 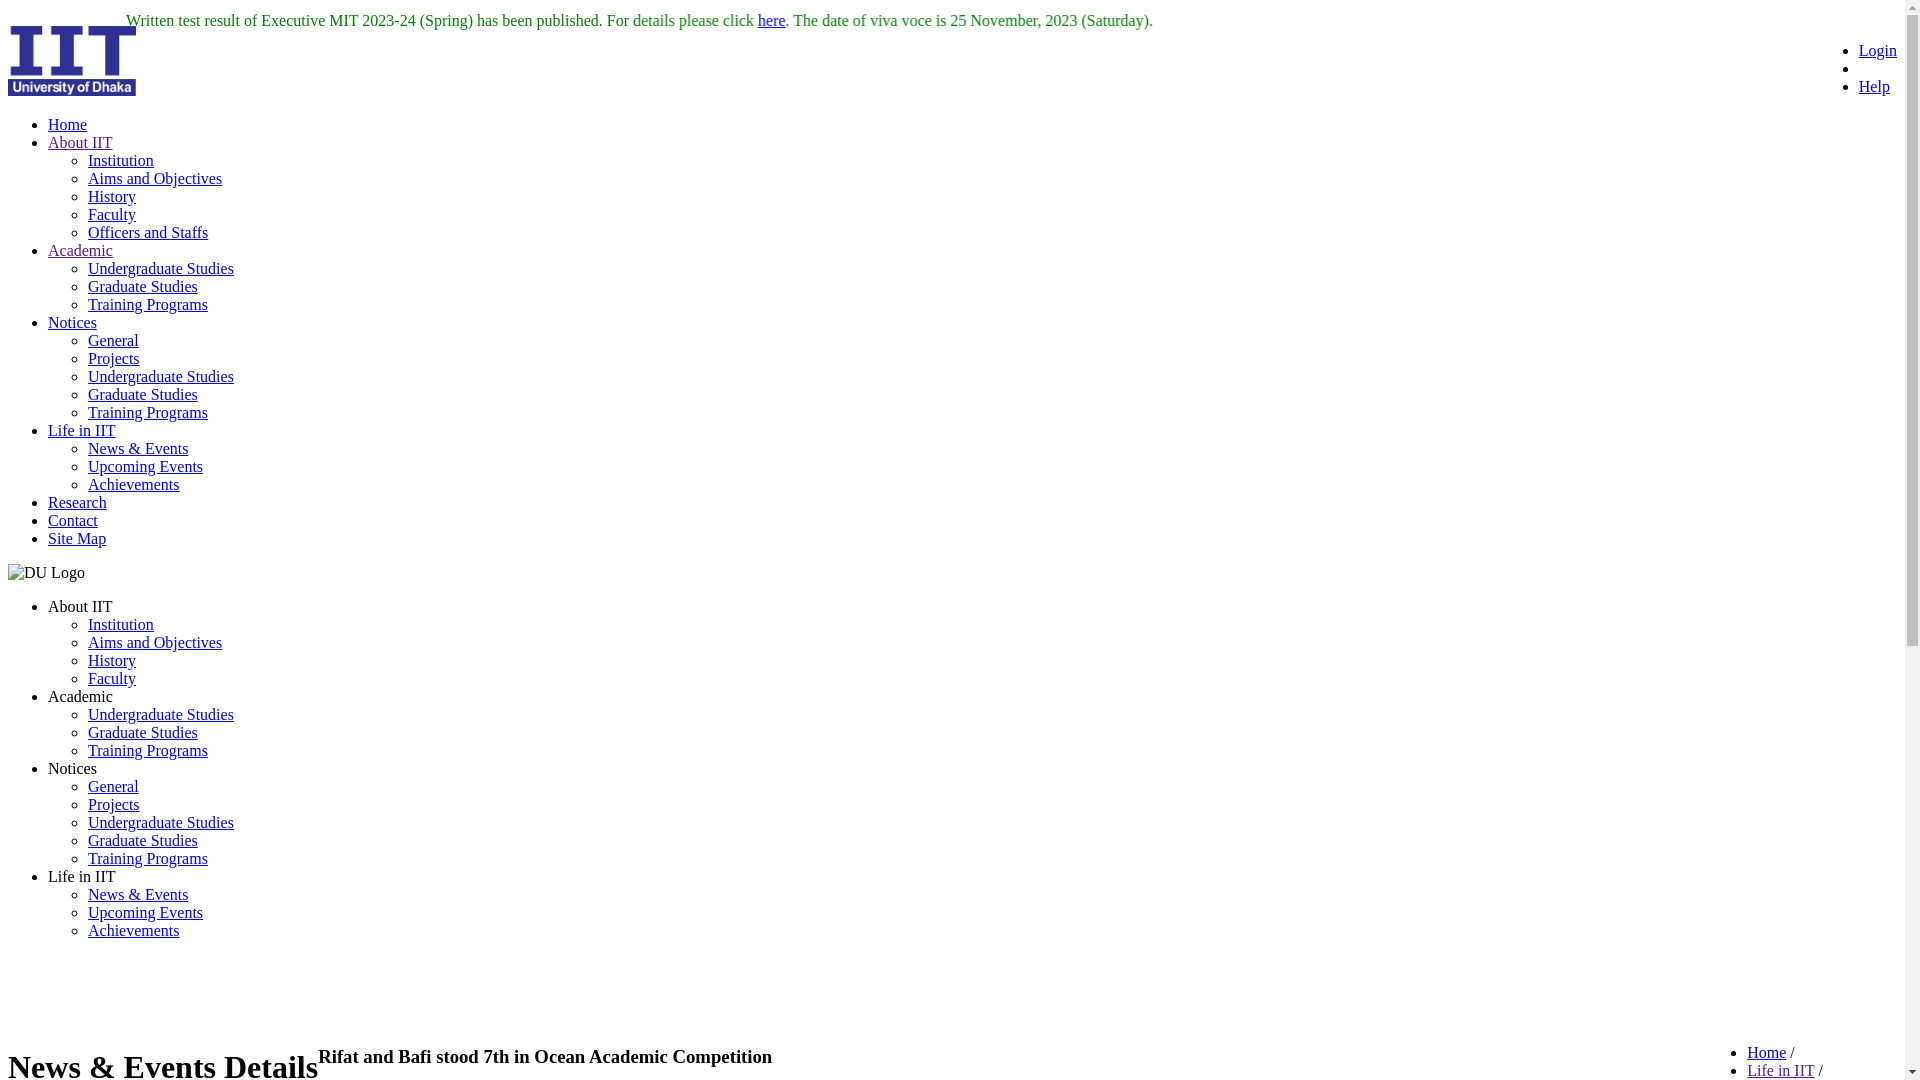 What do you see at coordinates (147, 231) in the screenshot?
I see `'Officers and Staffs'` at bounding box center [147, 231].